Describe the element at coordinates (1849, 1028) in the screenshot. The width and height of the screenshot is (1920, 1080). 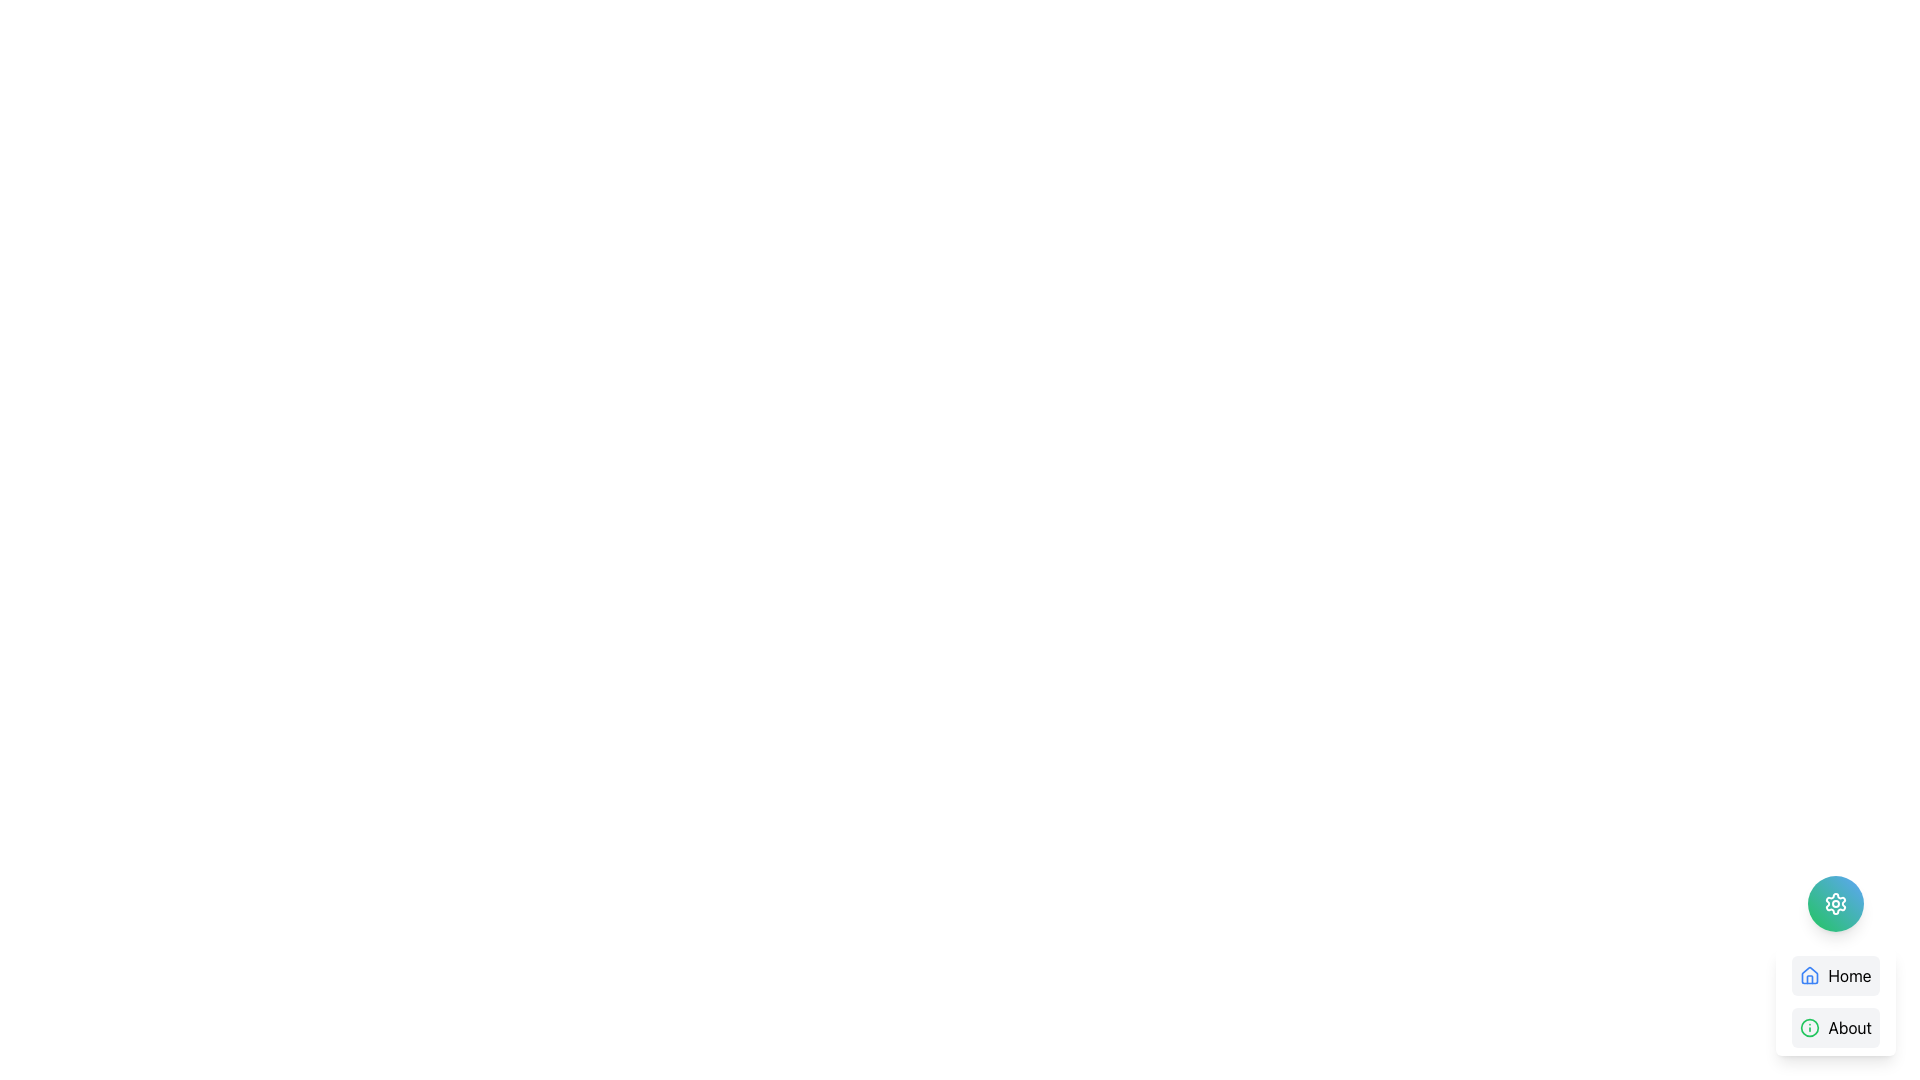
I see `the 'About' text label, which is part of a button-like component with a gray background and rounded corners` at that location.